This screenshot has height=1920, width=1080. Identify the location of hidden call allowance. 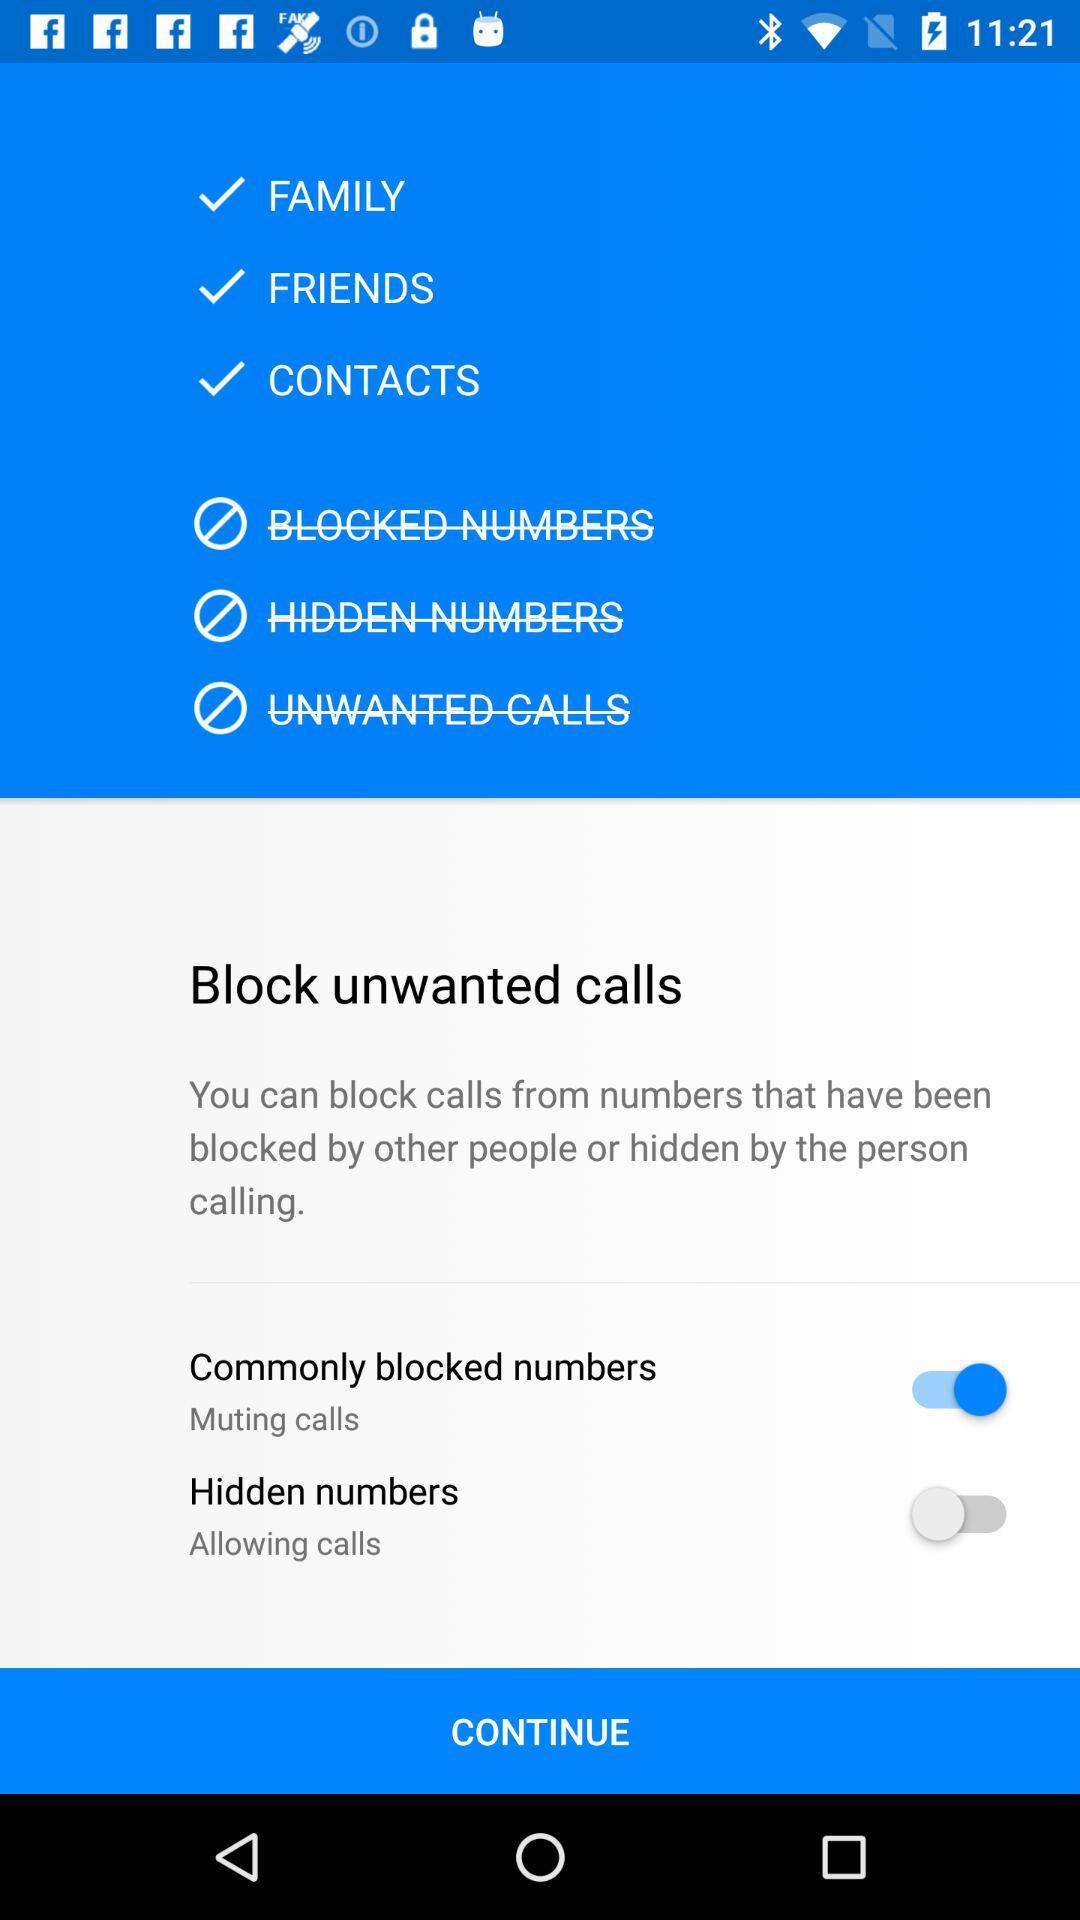
(958, 1514).